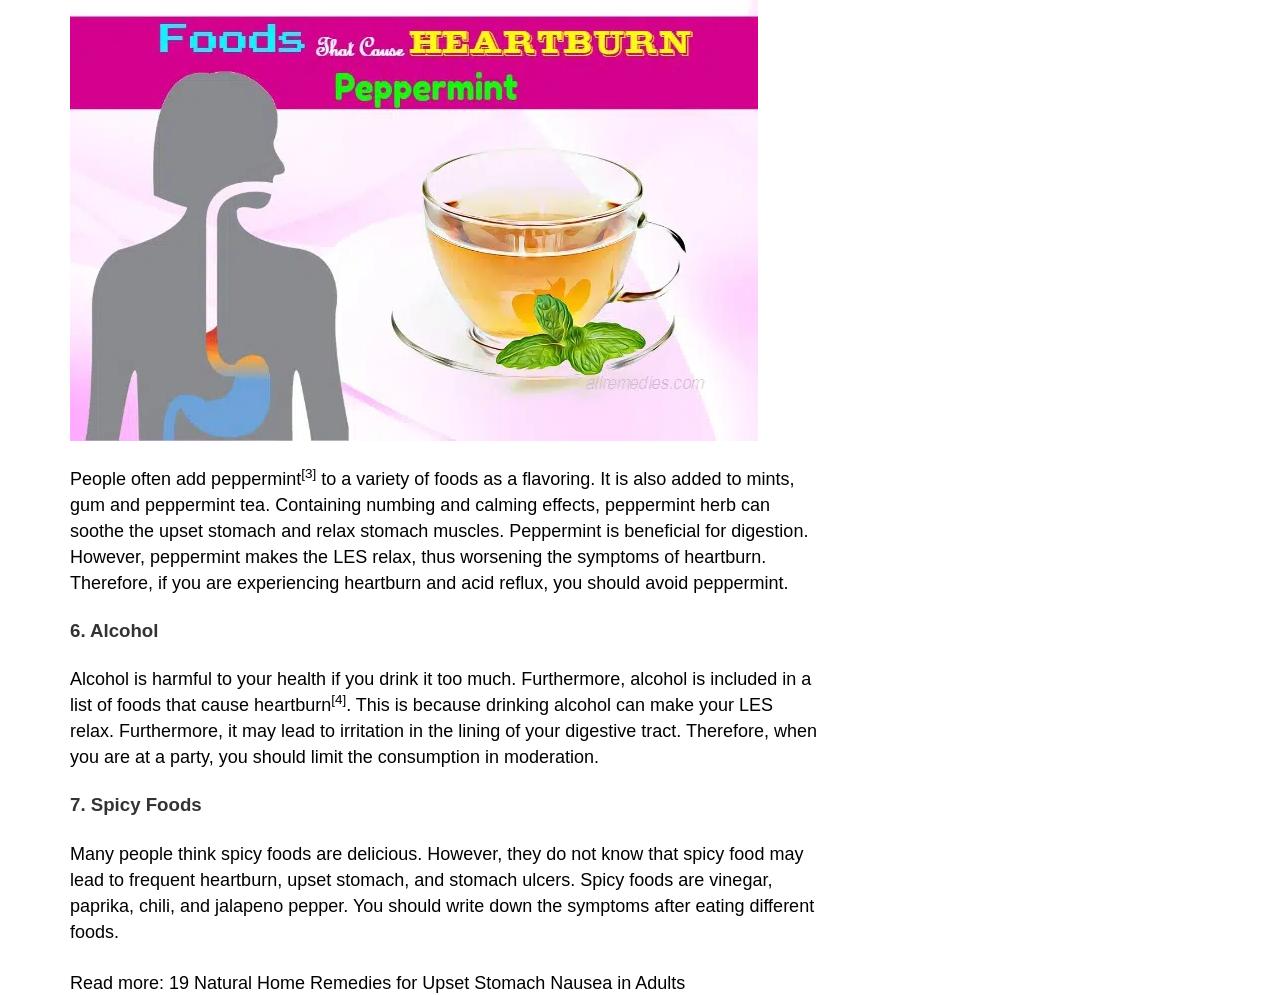  Describe the element at coordinates (338, 699) in the screenshot. I see `'[4]'` at that location.